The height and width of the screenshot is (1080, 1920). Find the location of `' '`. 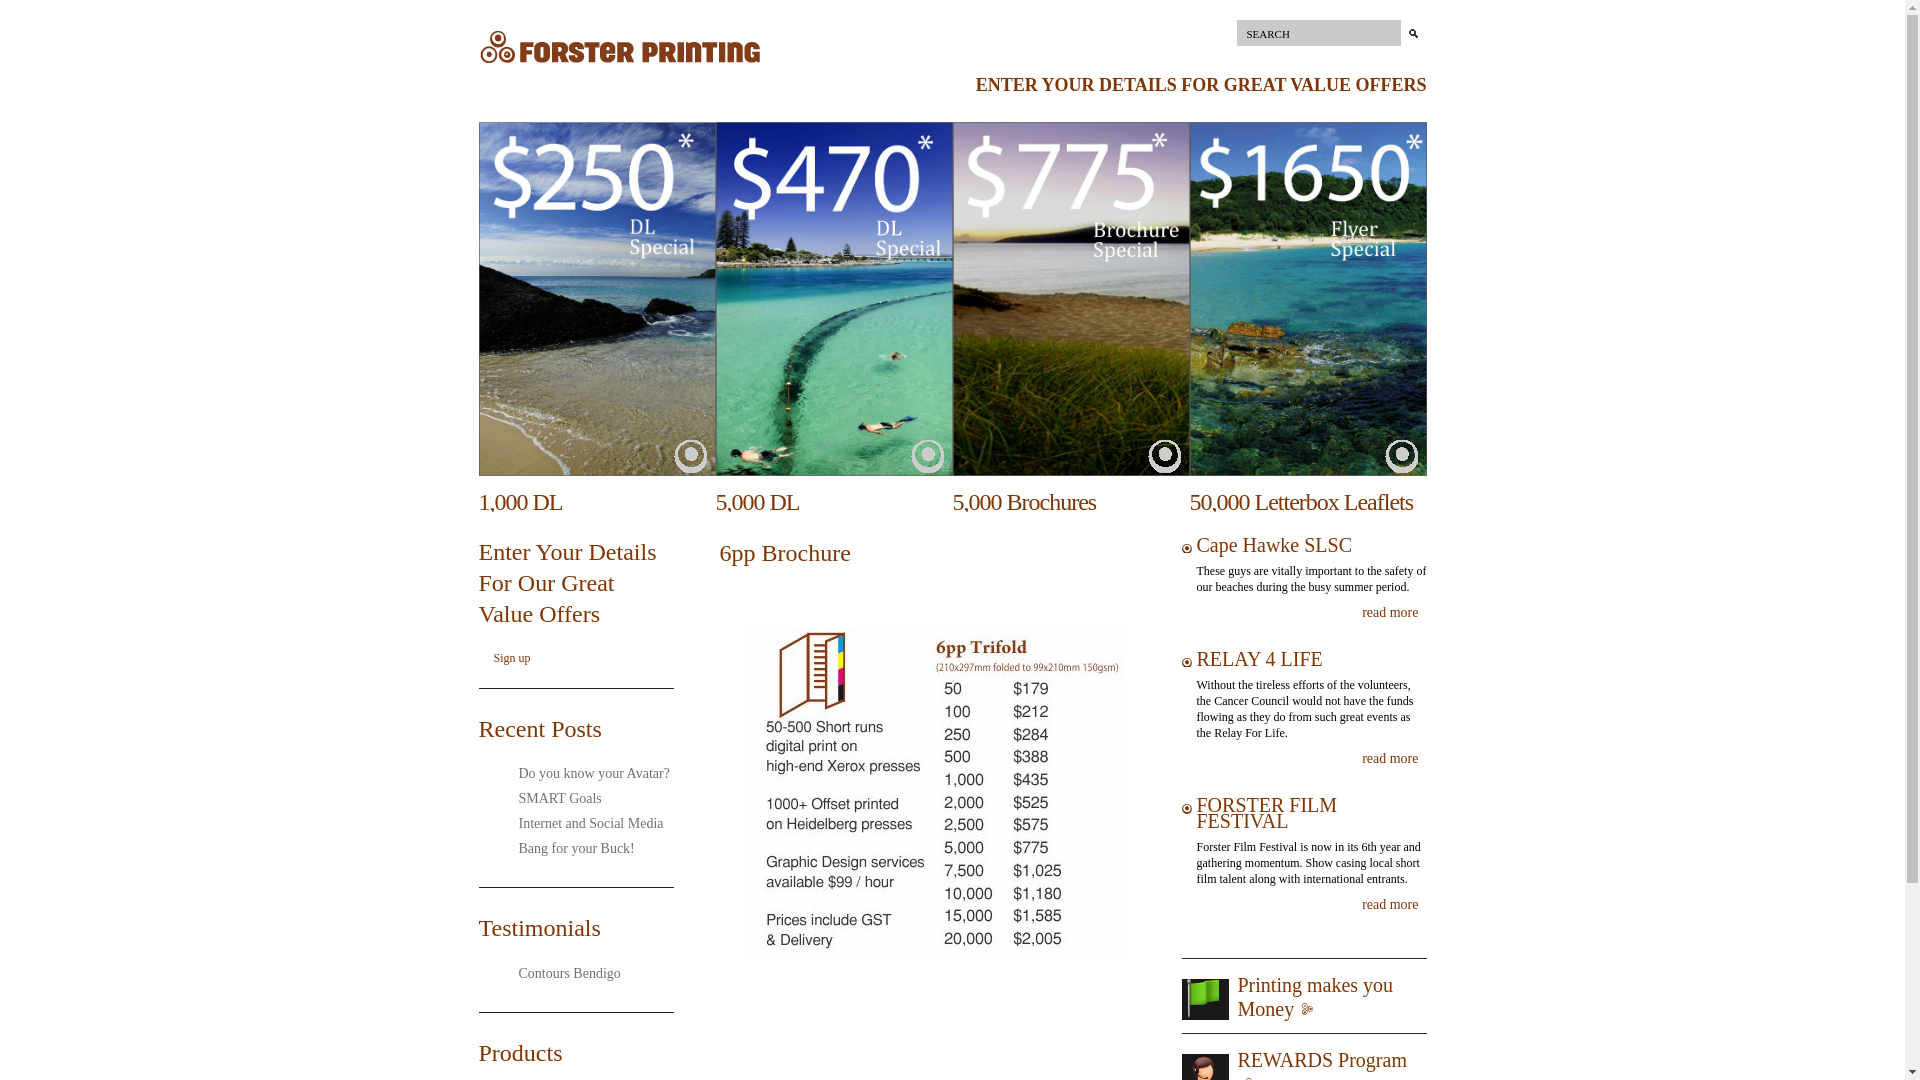

' ' is located at coordinates (930, 457).